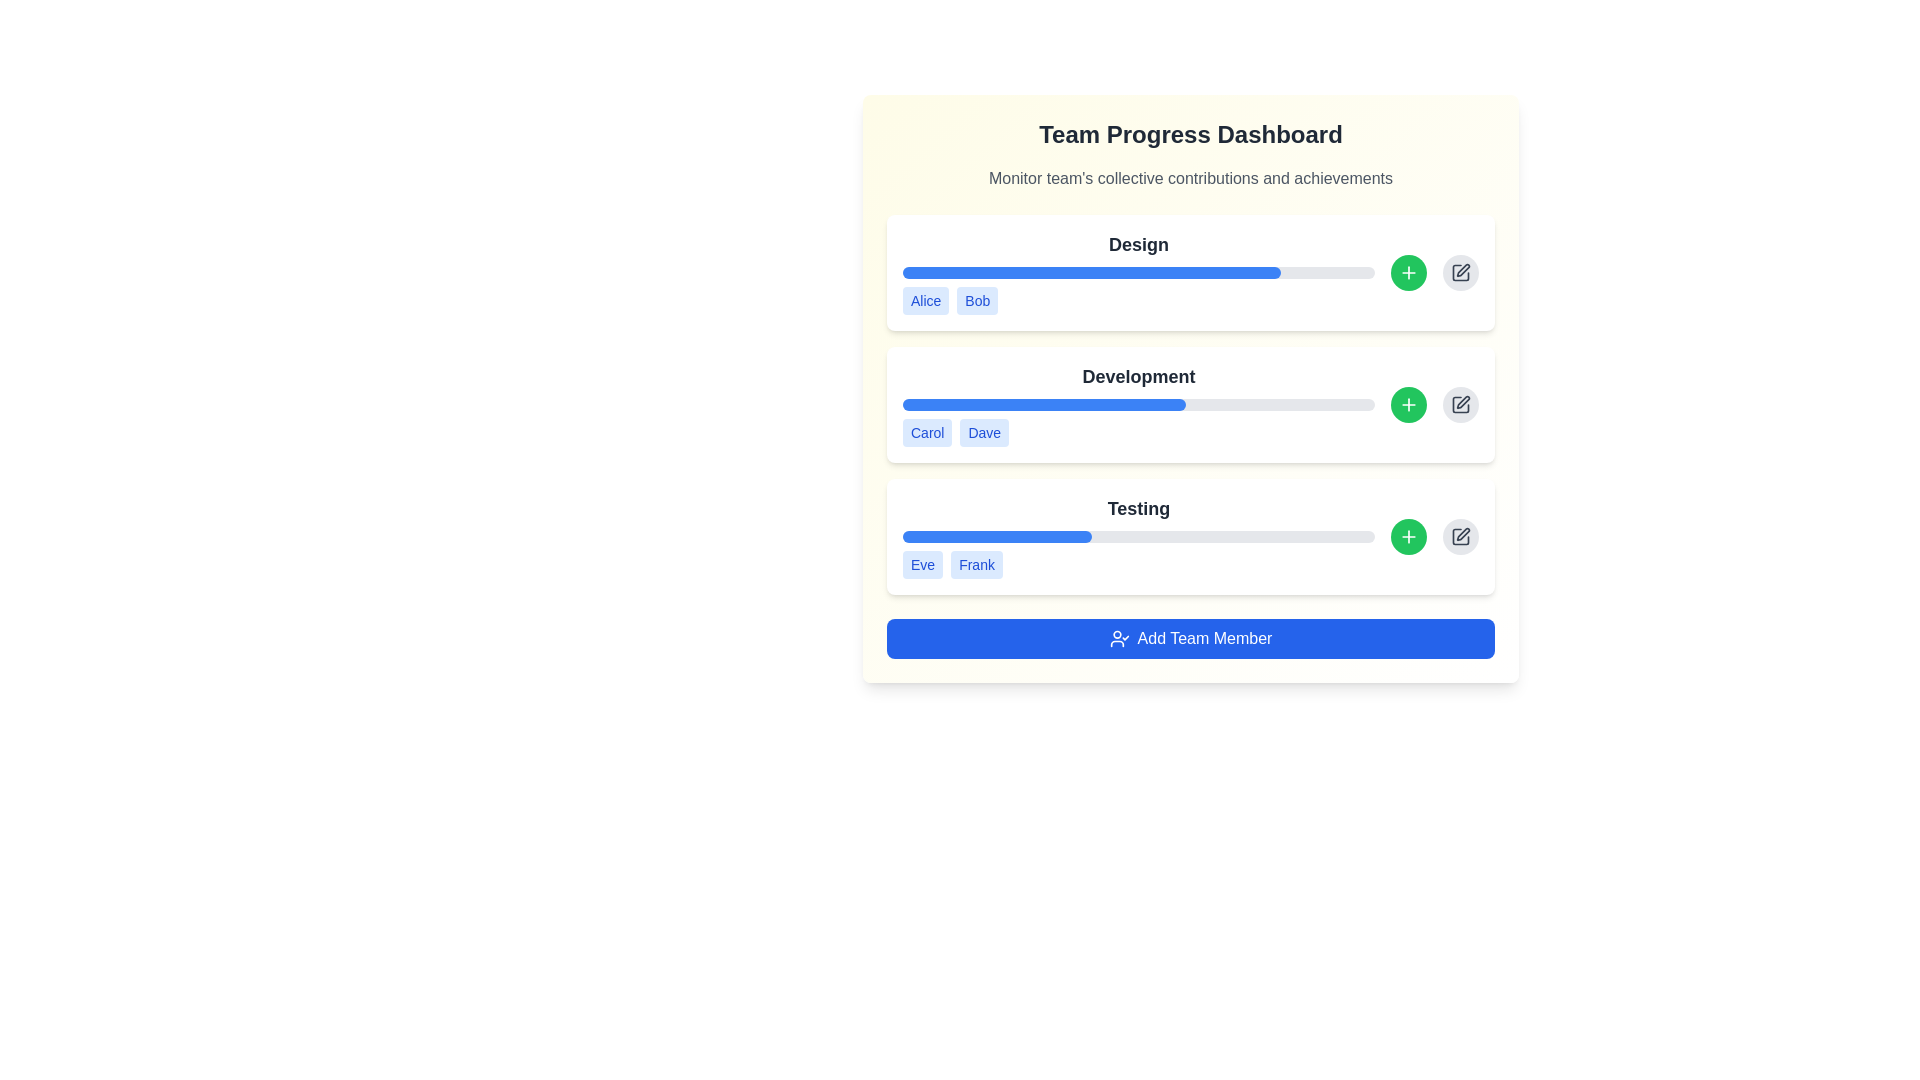 The height and width of the screenshot is (1080, 1920). What do you see at coordinates (1138, 508) in the screenshot?
I see `the text label that identifies the category or task associated with the progress bar and member labels, located in the third section of a vertically stacked list` at bounding box center [1138, 508].